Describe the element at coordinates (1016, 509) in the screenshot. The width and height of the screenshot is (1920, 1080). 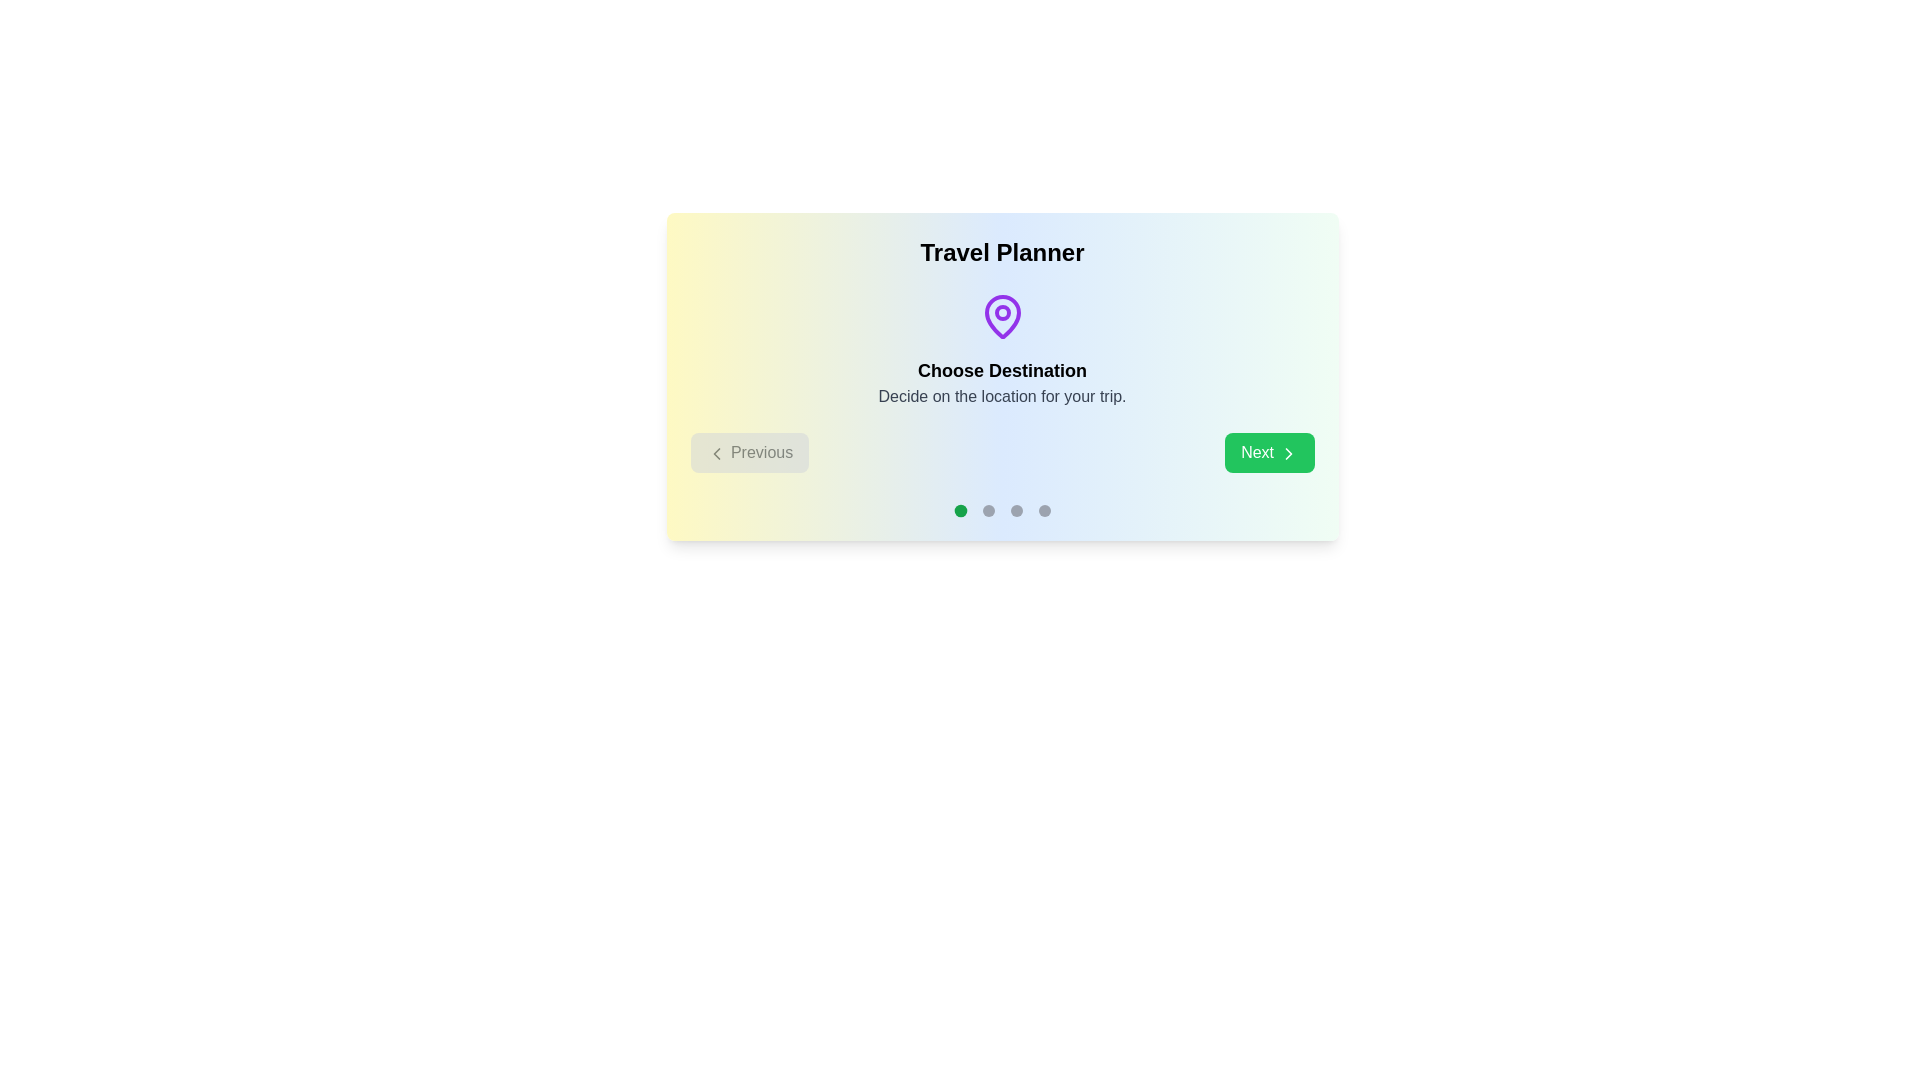
I see `the third navigation dot in the row of four indicators located centrally below the main content` at that location.